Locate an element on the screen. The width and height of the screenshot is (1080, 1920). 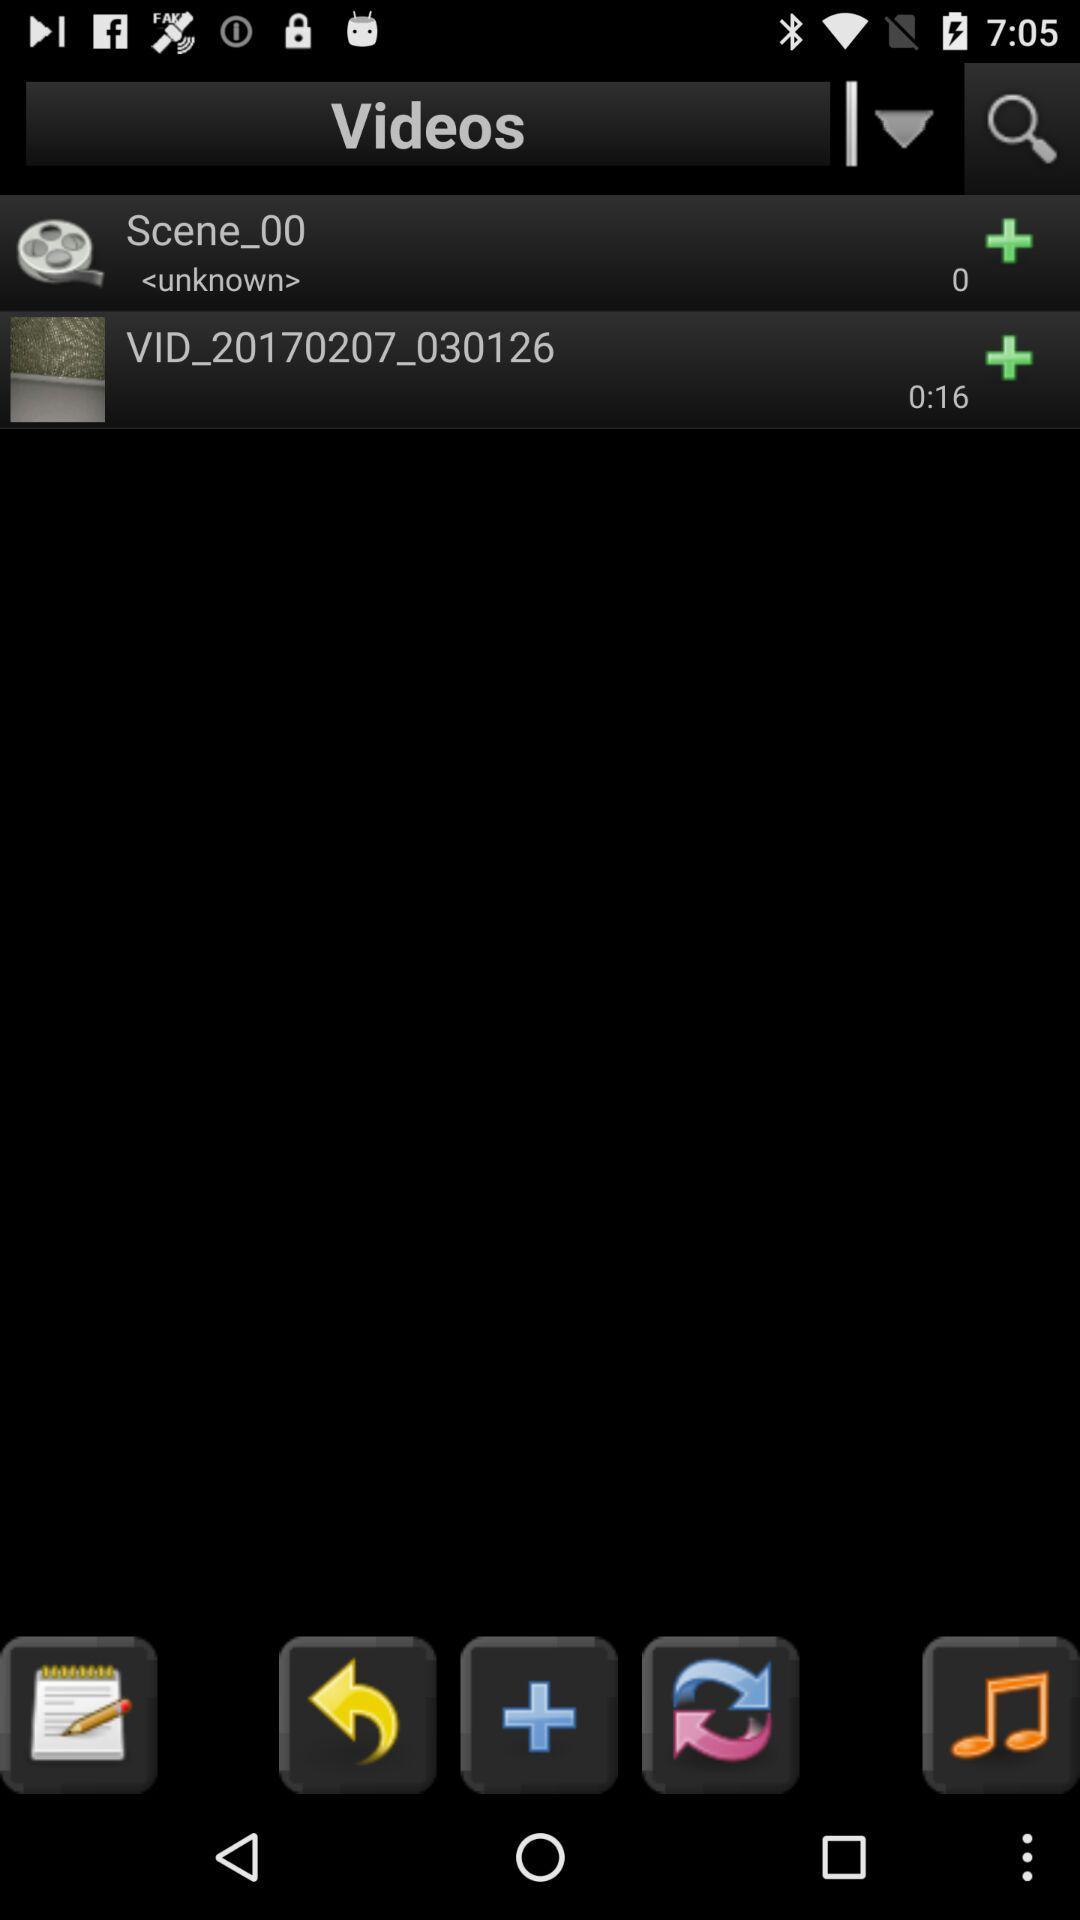
the reply icon is located at coordinates (356, 1835).